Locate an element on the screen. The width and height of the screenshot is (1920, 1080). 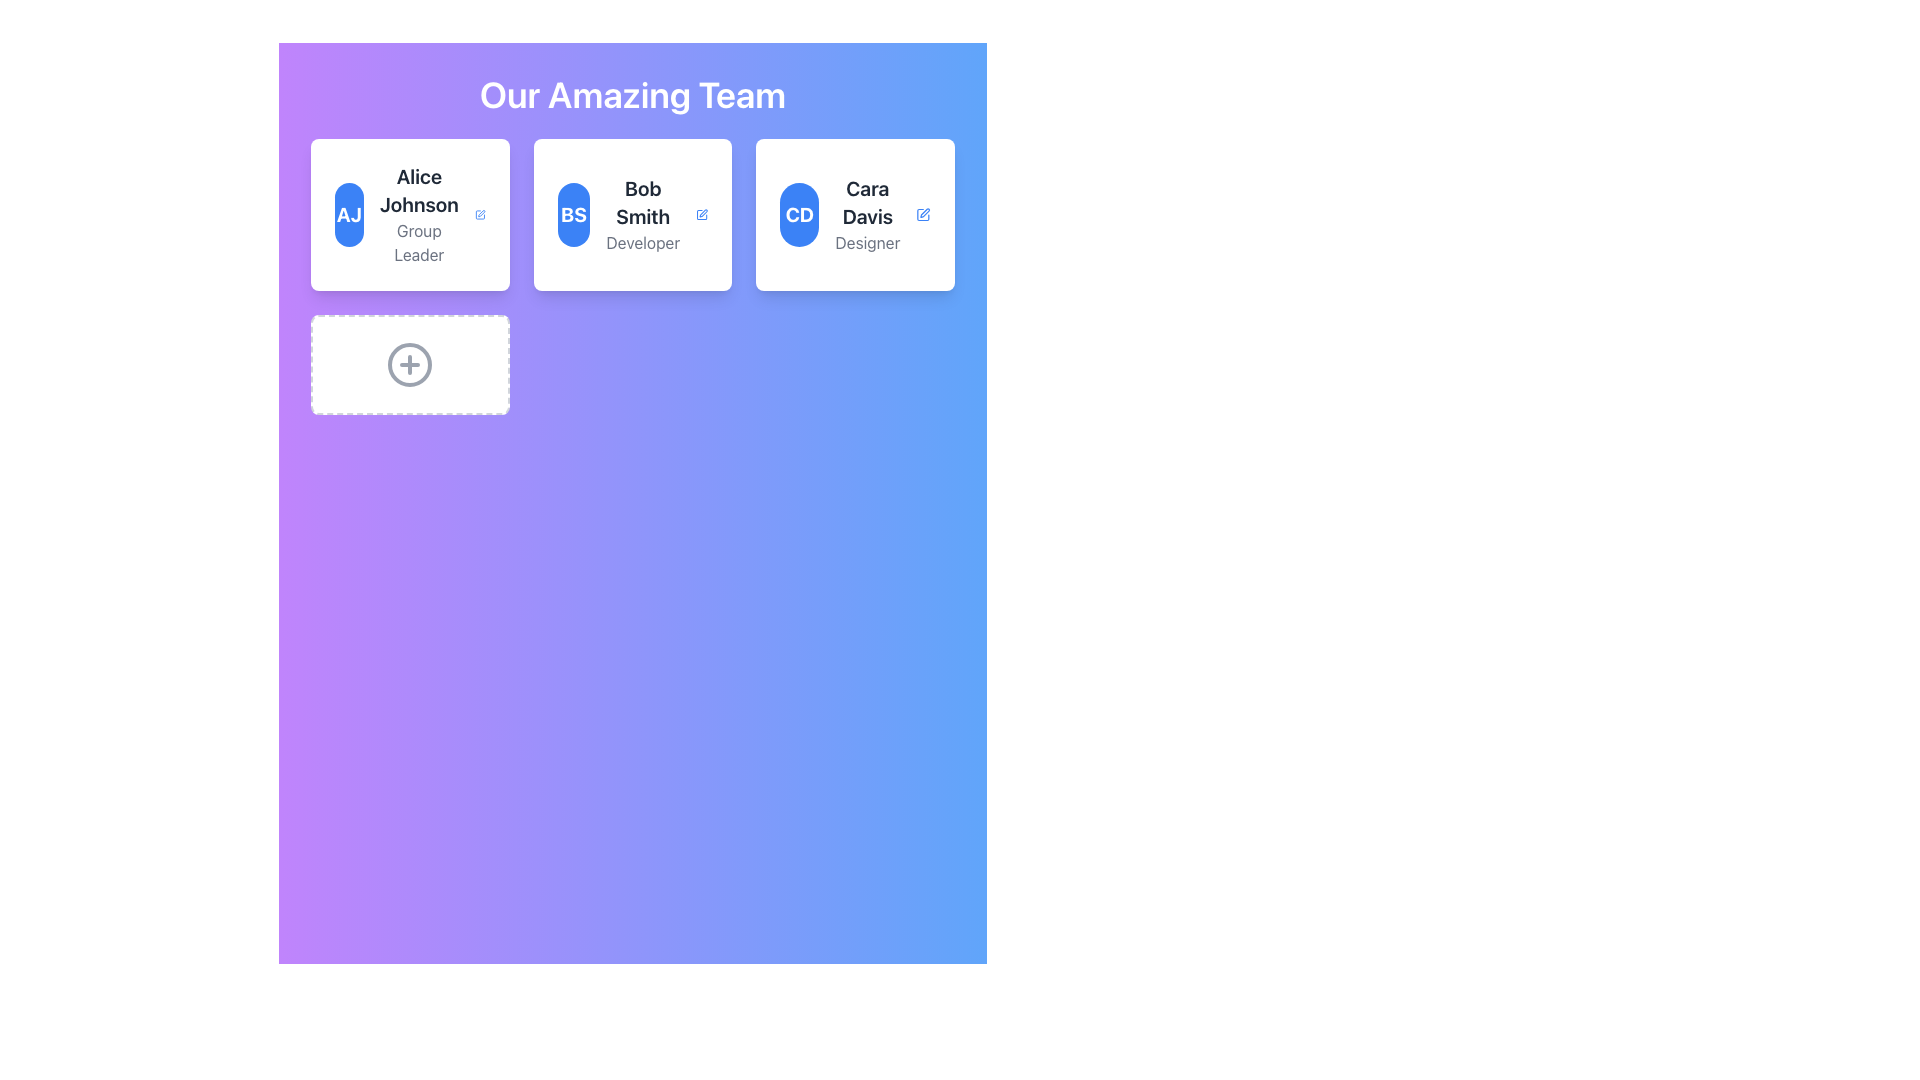
the text element displaying 'Cara Davis' is located at coordinates (867, 203).